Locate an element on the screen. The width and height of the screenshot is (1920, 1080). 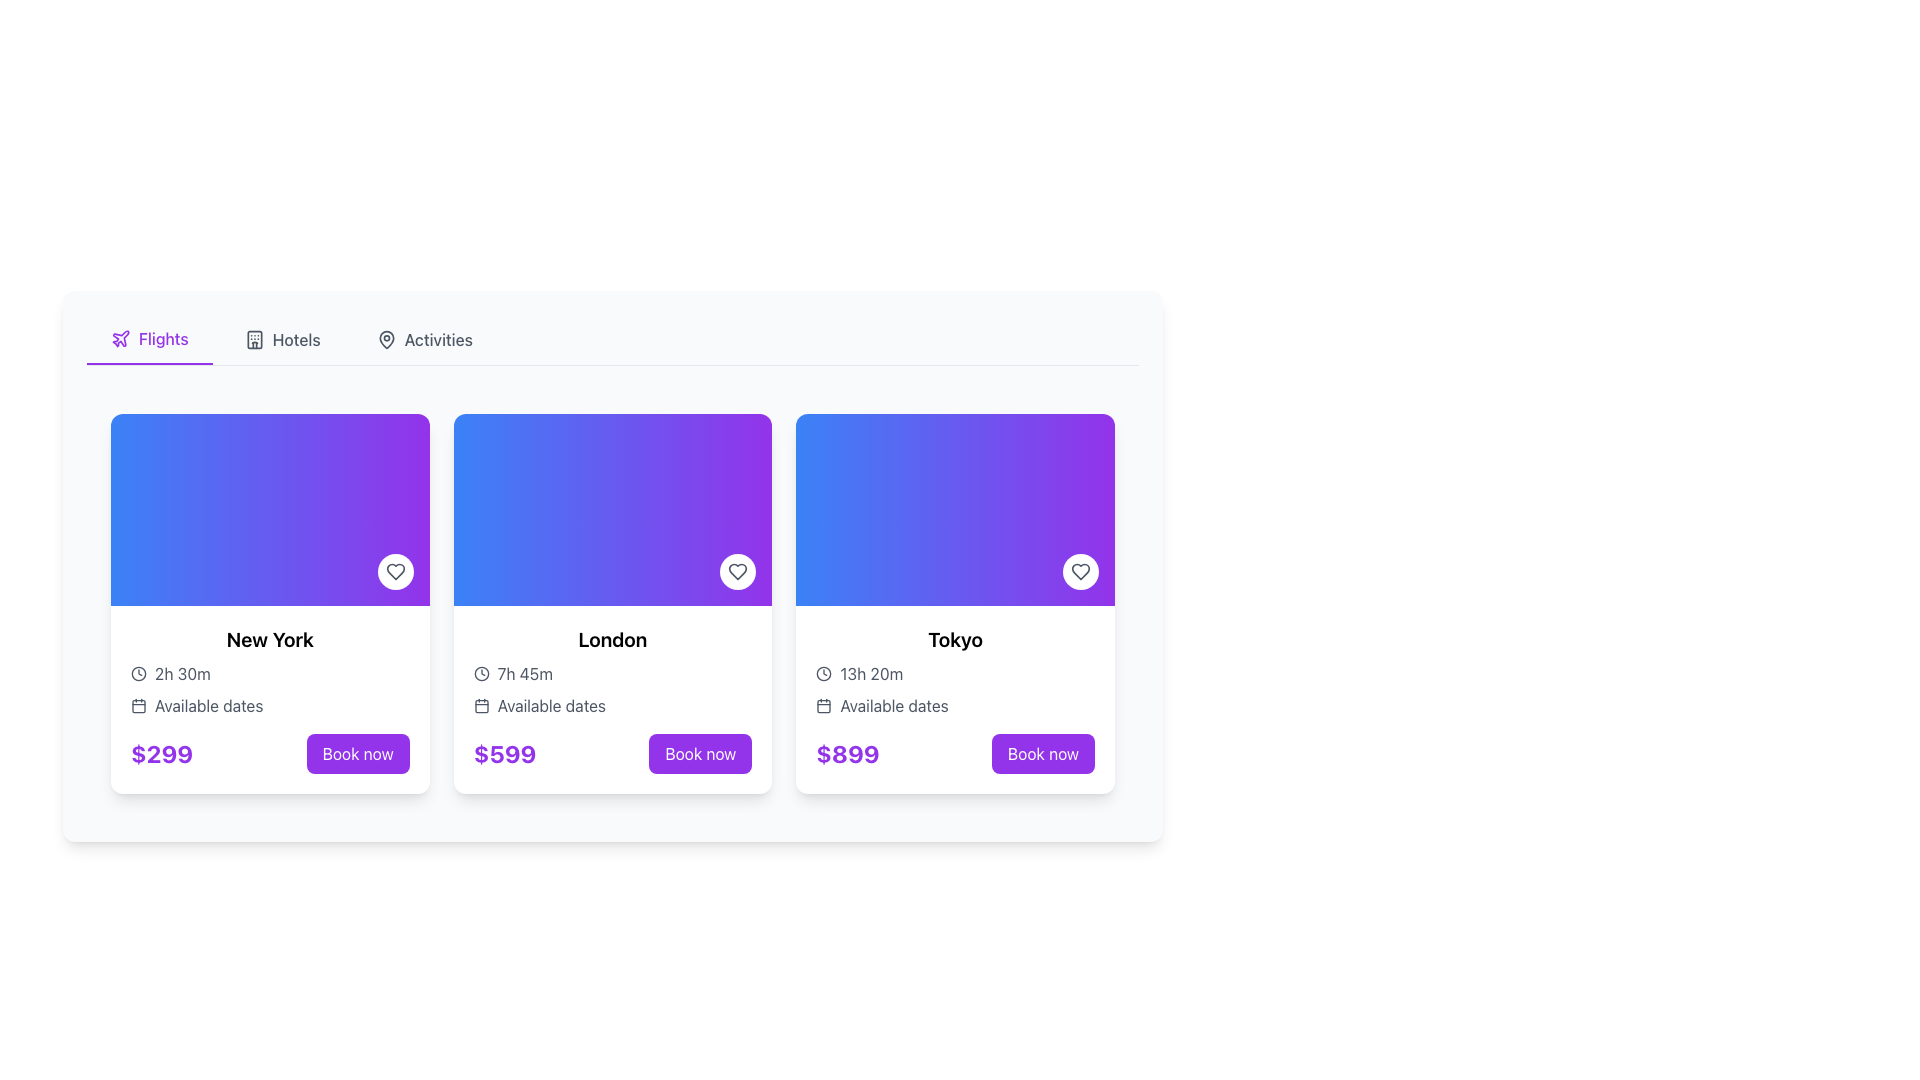
the bolded, large-sized text label displaying 'New York', which is centrally aligned within its area in the first flight card on the left, positioned beneath the card's primary visual area is located at coordinates (269, 640).